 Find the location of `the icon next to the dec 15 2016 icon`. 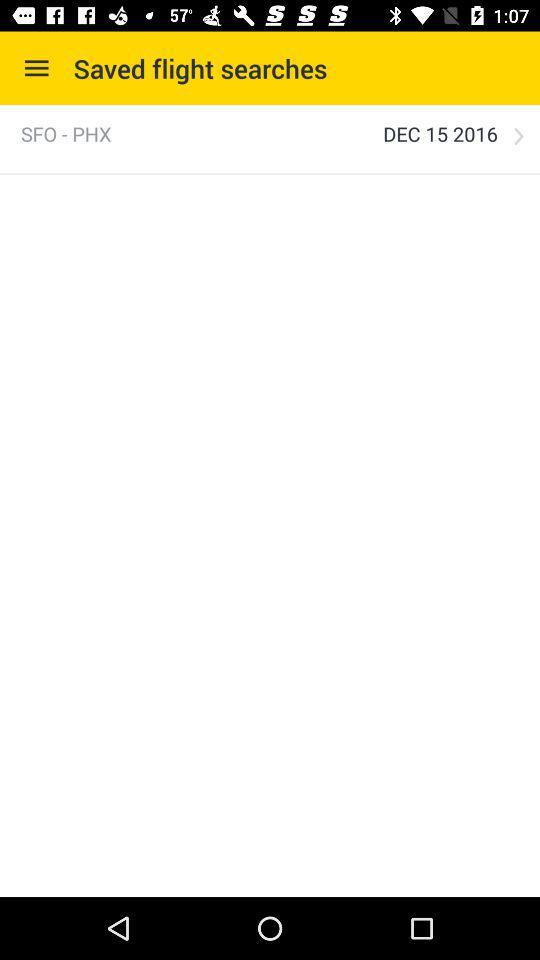

the icon next to the dec 15 2016 icon is located at coordinates (66, 133).